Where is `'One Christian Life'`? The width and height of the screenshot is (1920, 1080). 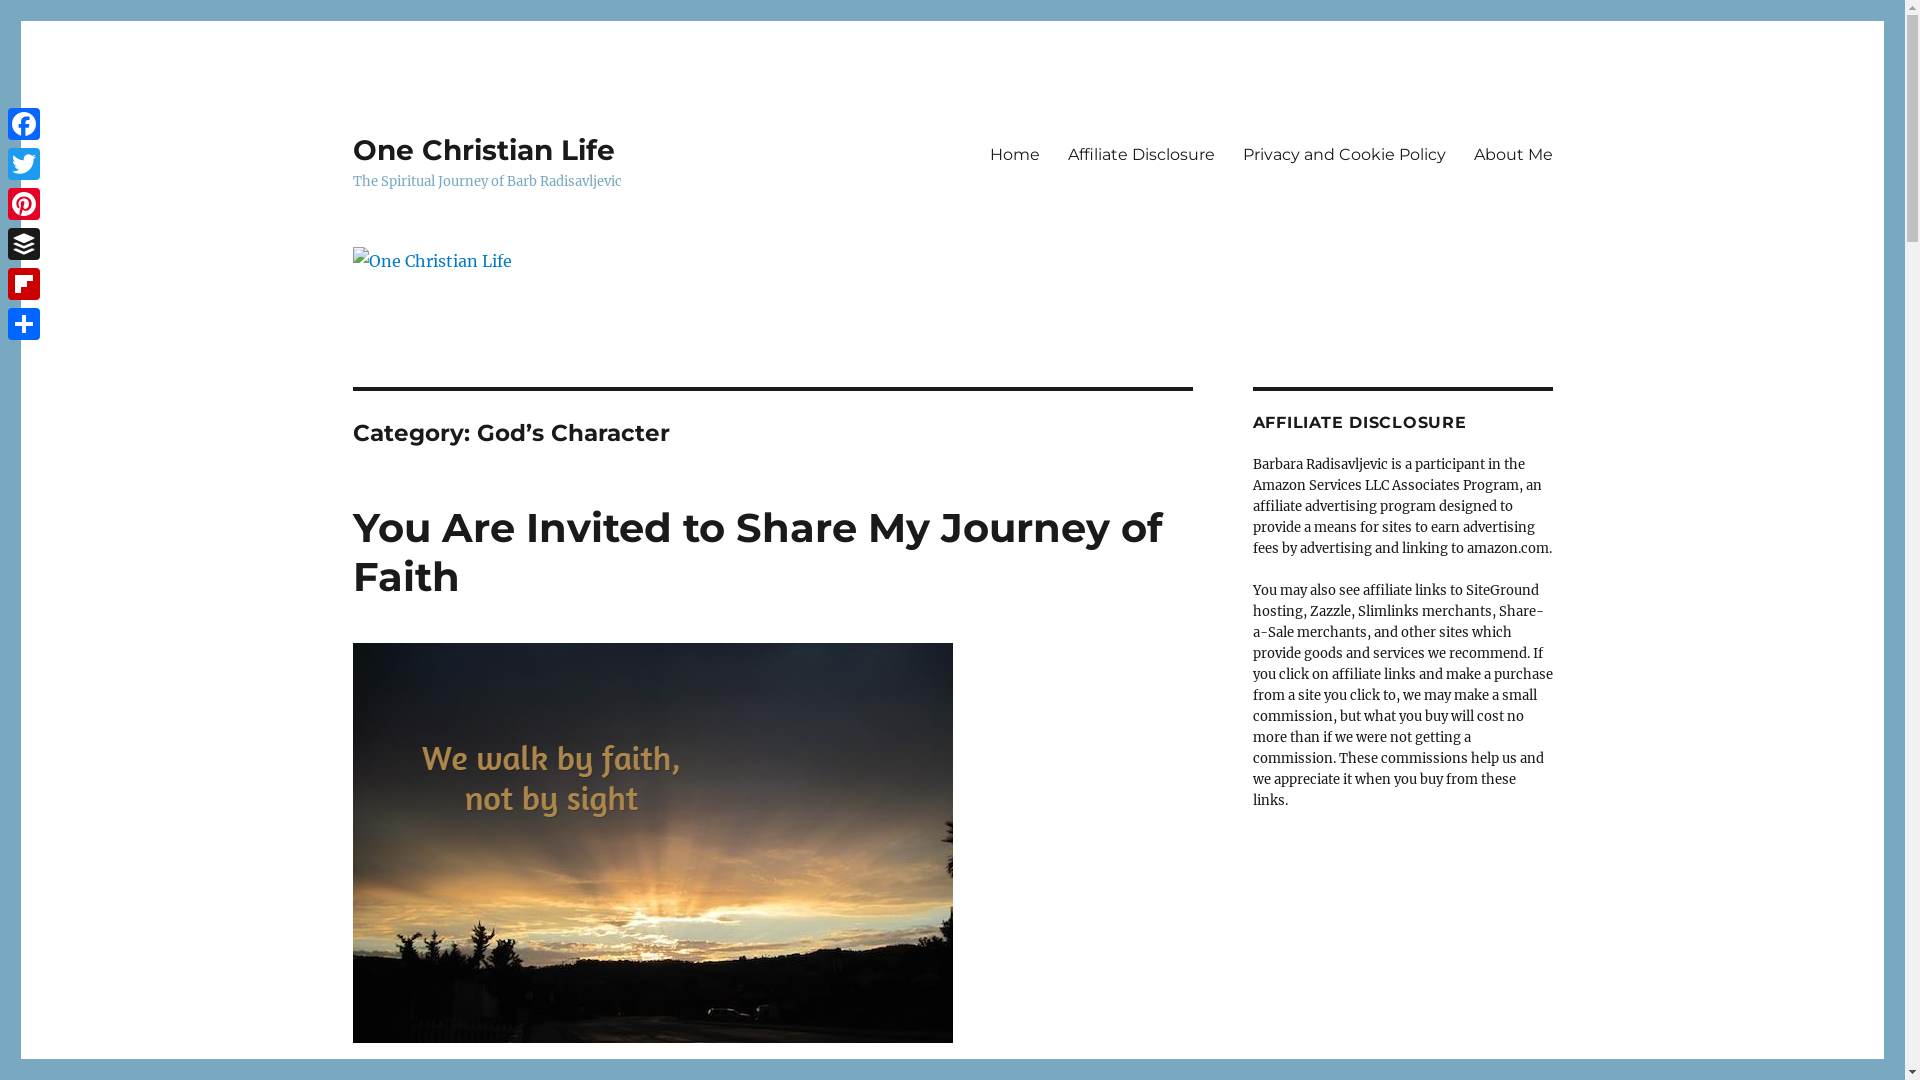 'One Christian Life' is located at coordinates (483, 149).